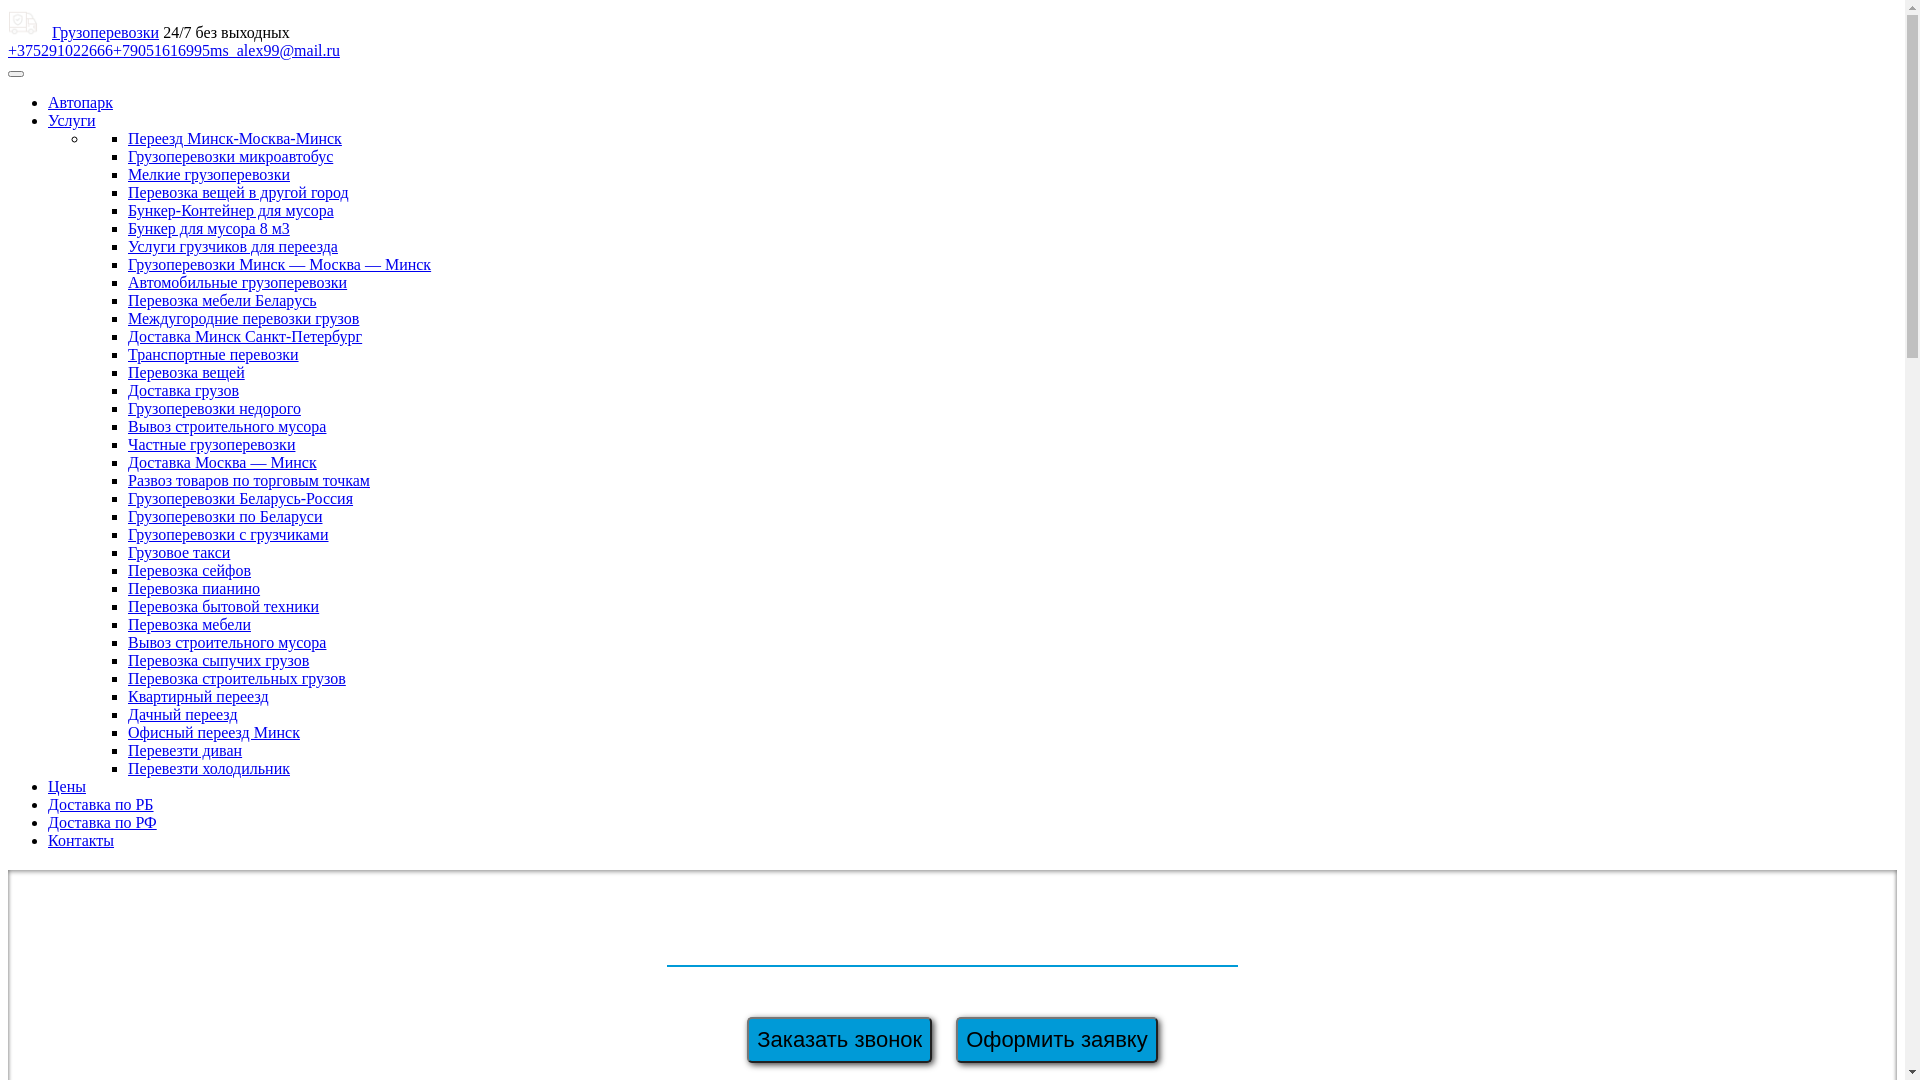 The width and height of the screenshot is (1920, 1080). I want to click on '+375291022666', so click(60, 49).